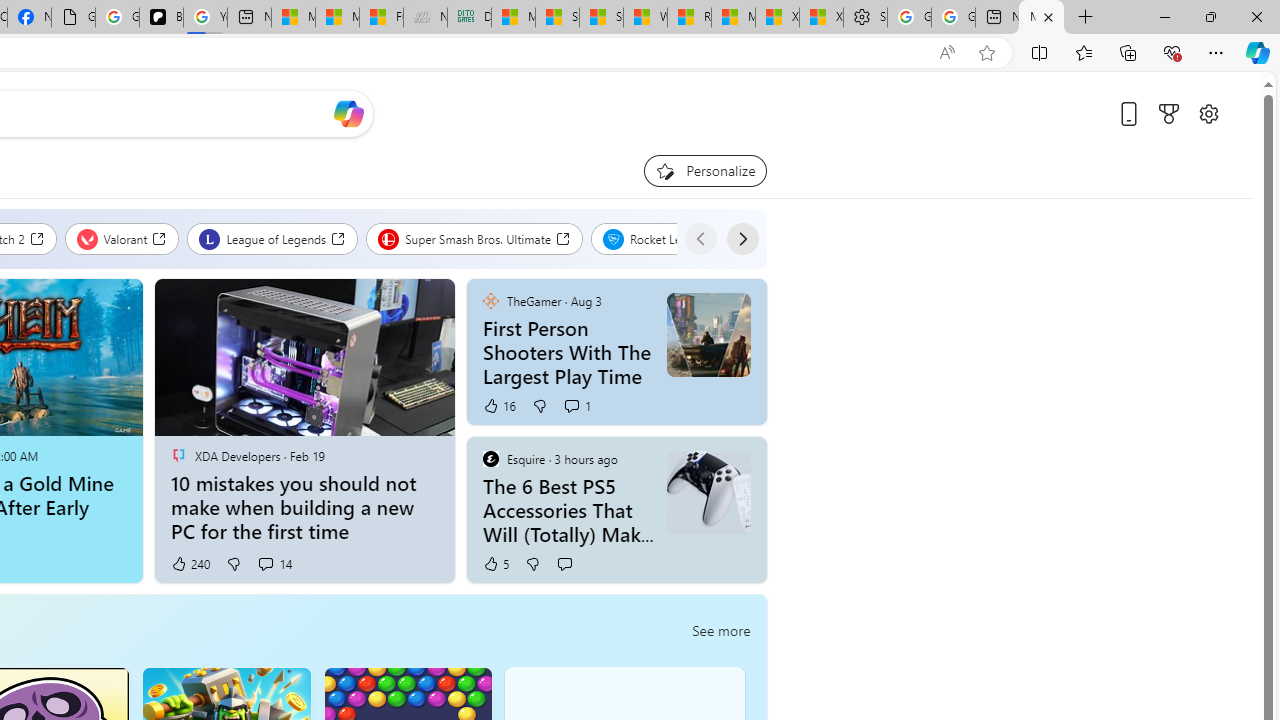 Image resolution: width=1280 pixels, height=720 pixels. What do you see at coordinates (264, 563) in the screenshot?
I see `'View comments 14 Comment'` at bounding box center [264, 563].